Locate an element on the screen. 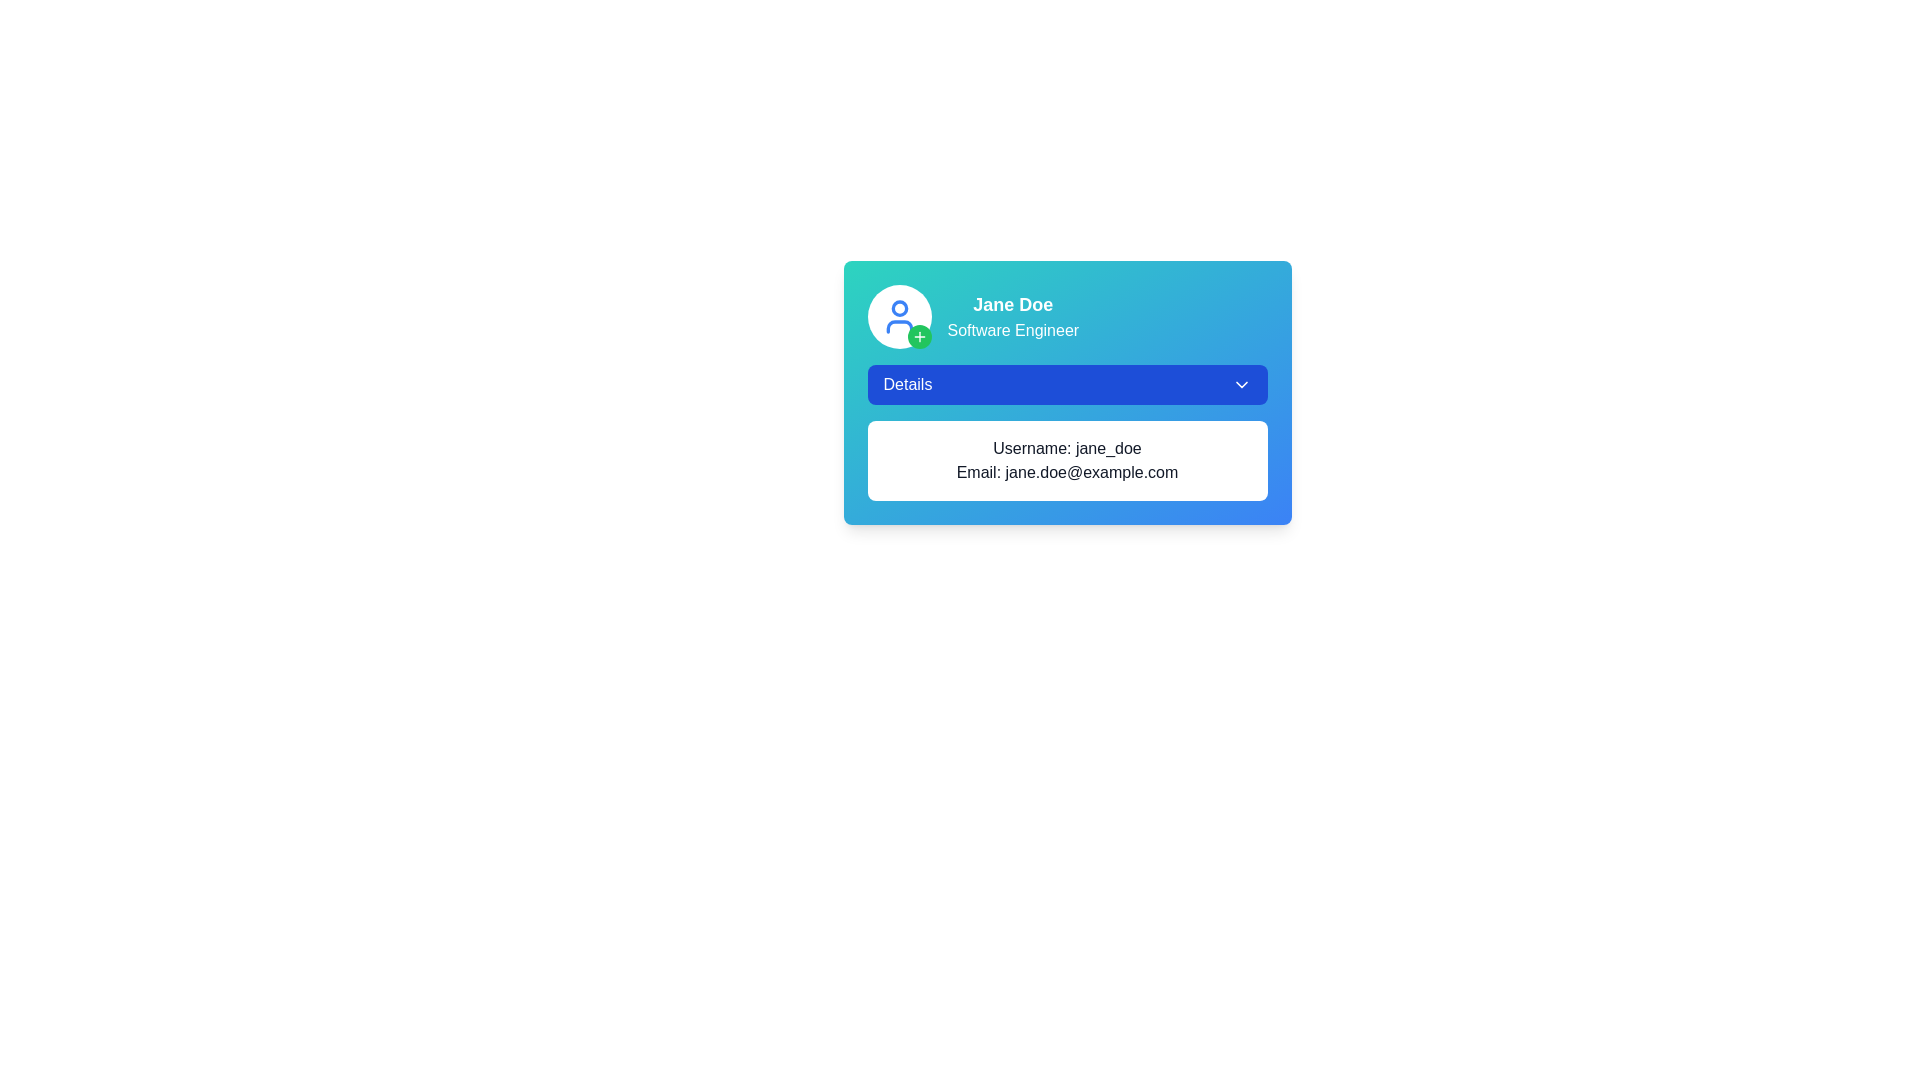 This screenshot has height=1080, width=1920. the circular green icon with a white plus sign located in the bottom-right corner of the profile picture is located at coordinates (918, 335).